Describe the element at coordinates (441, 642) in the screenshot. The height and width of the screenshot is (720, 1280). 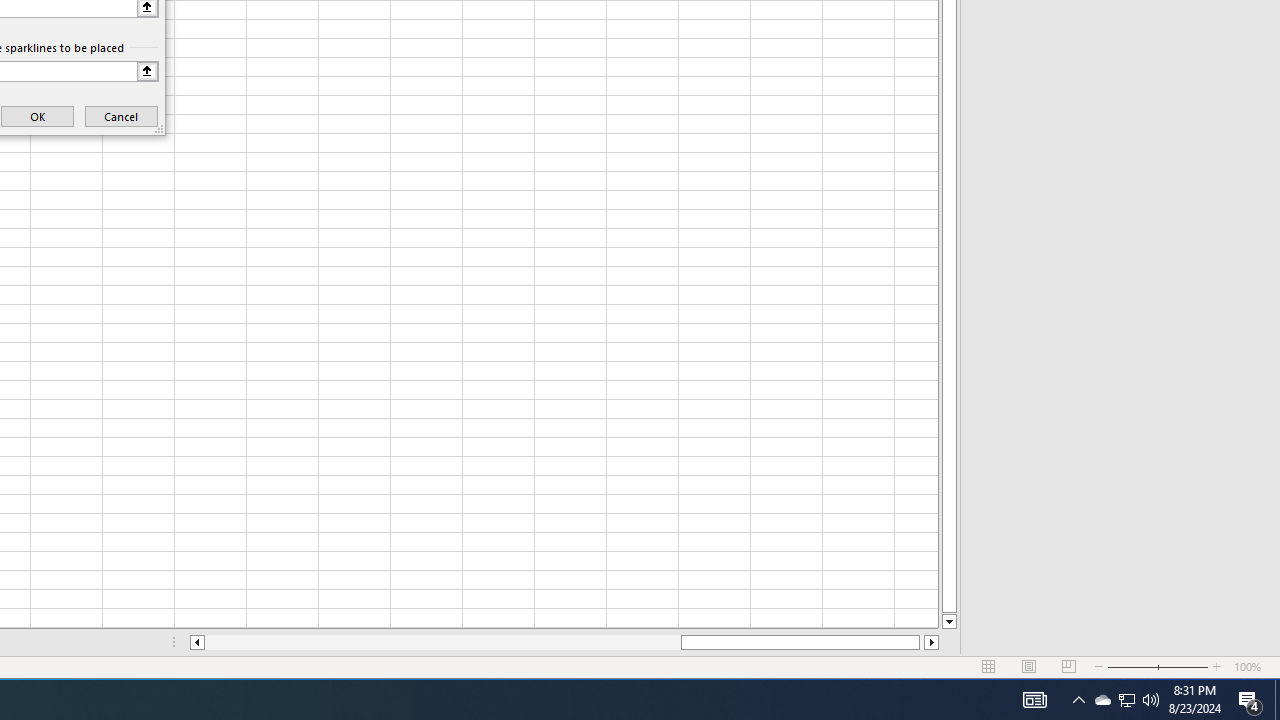
I see `'Page left'` at that location.